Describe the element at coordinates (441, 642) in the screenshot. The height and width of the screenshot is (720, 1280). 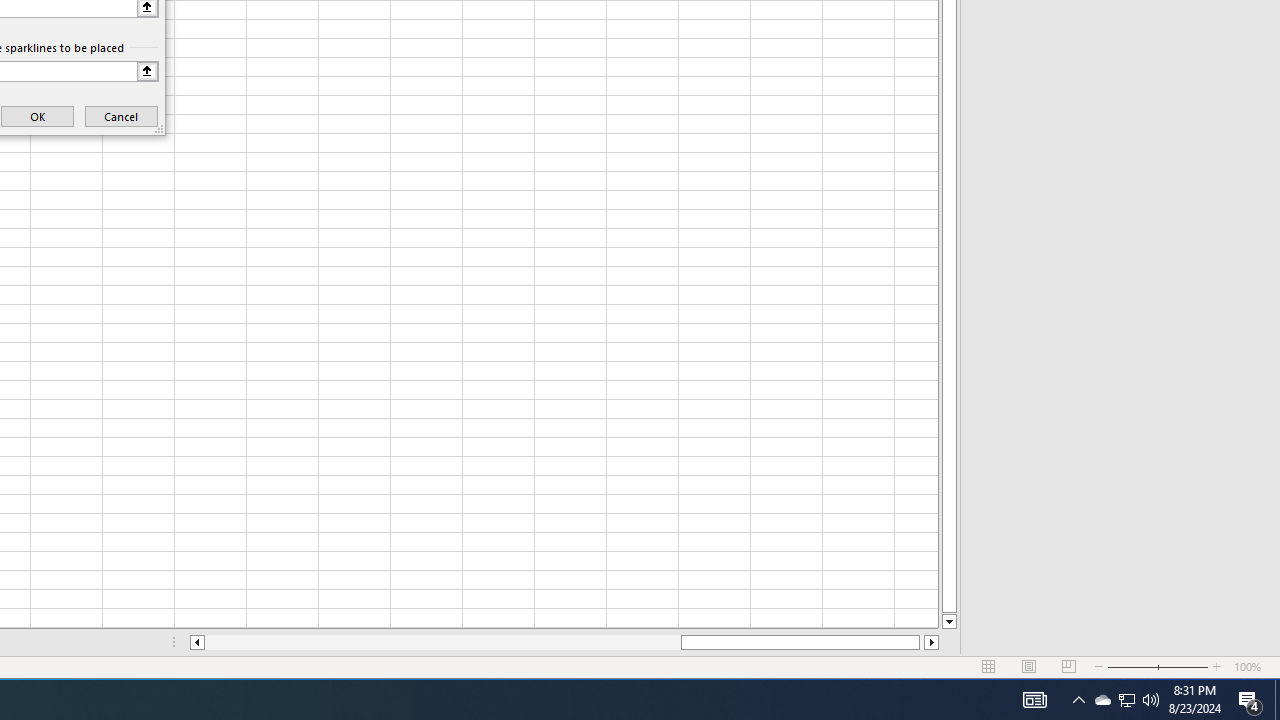
I see `'Page left'` at that location.